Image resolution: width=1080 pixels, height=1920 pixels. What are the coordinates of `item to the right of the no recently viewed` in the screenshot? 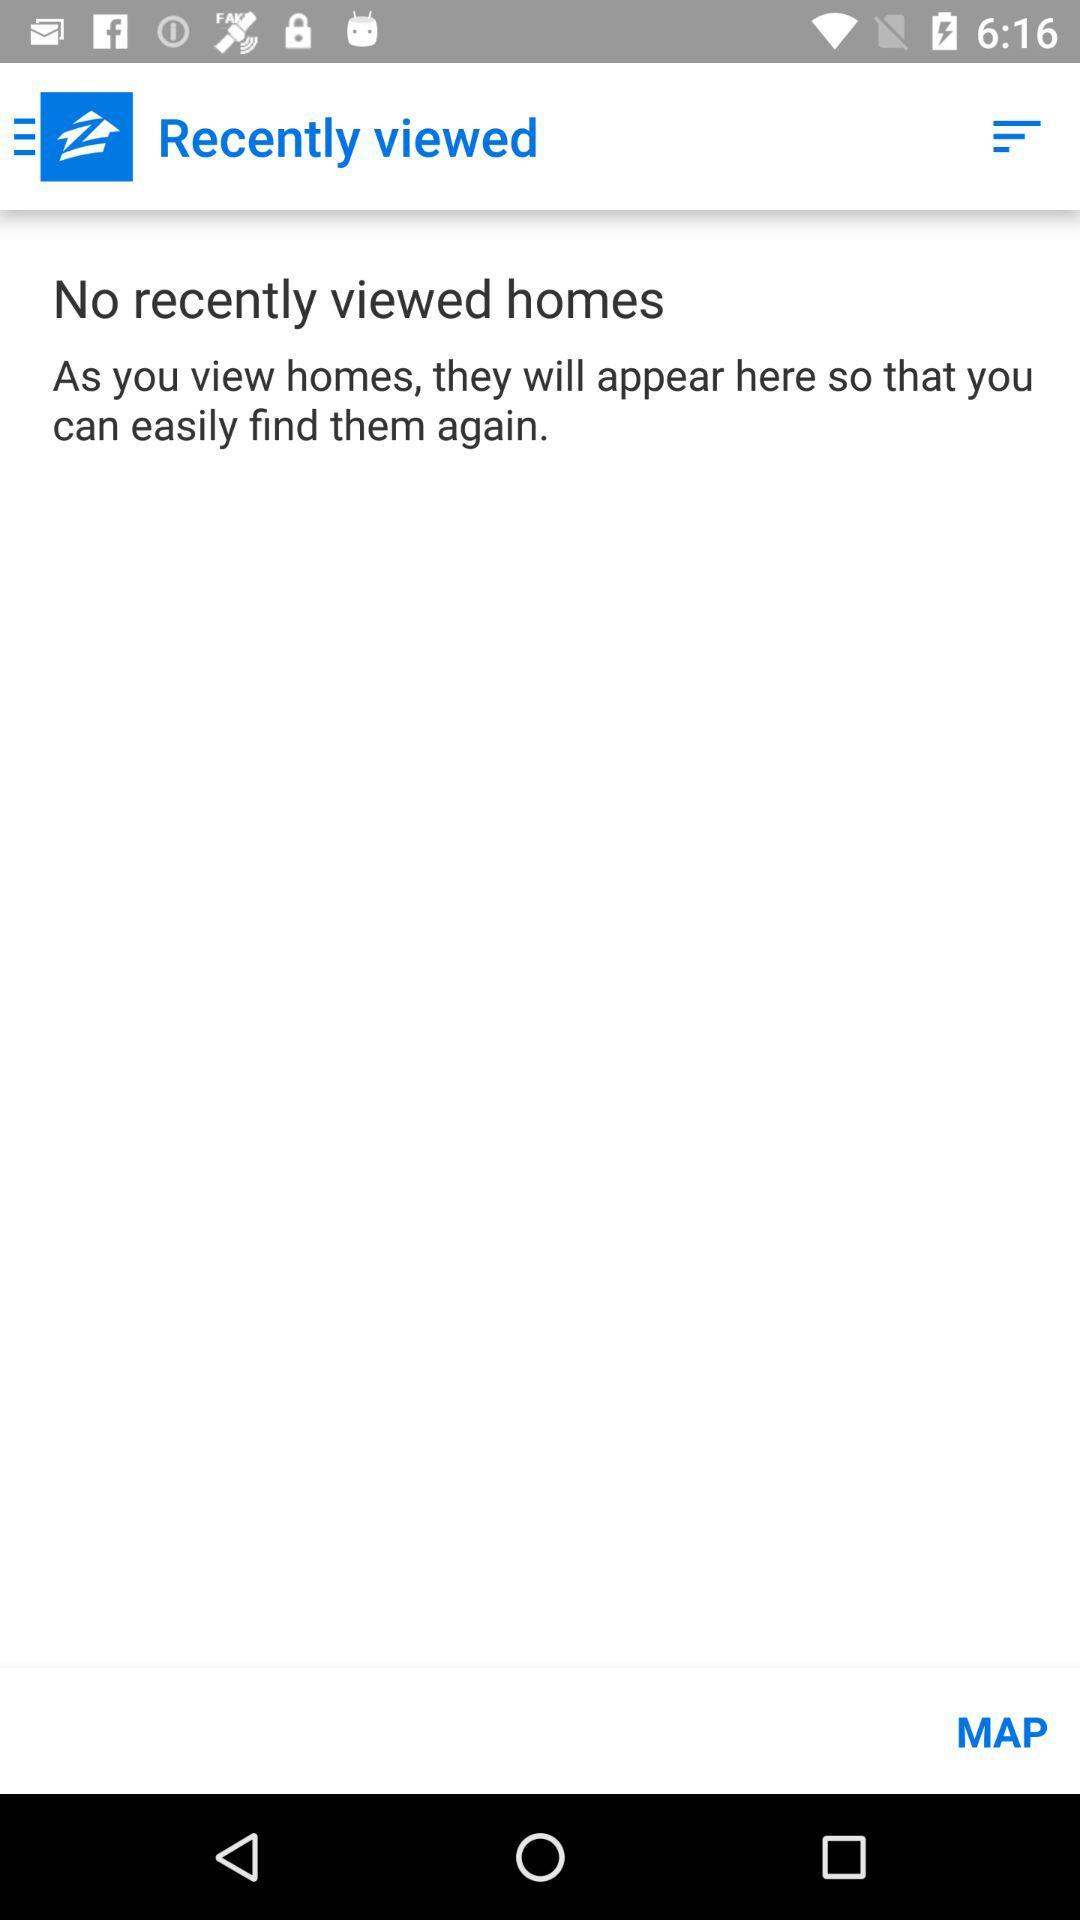 It's located at (1017, 135).